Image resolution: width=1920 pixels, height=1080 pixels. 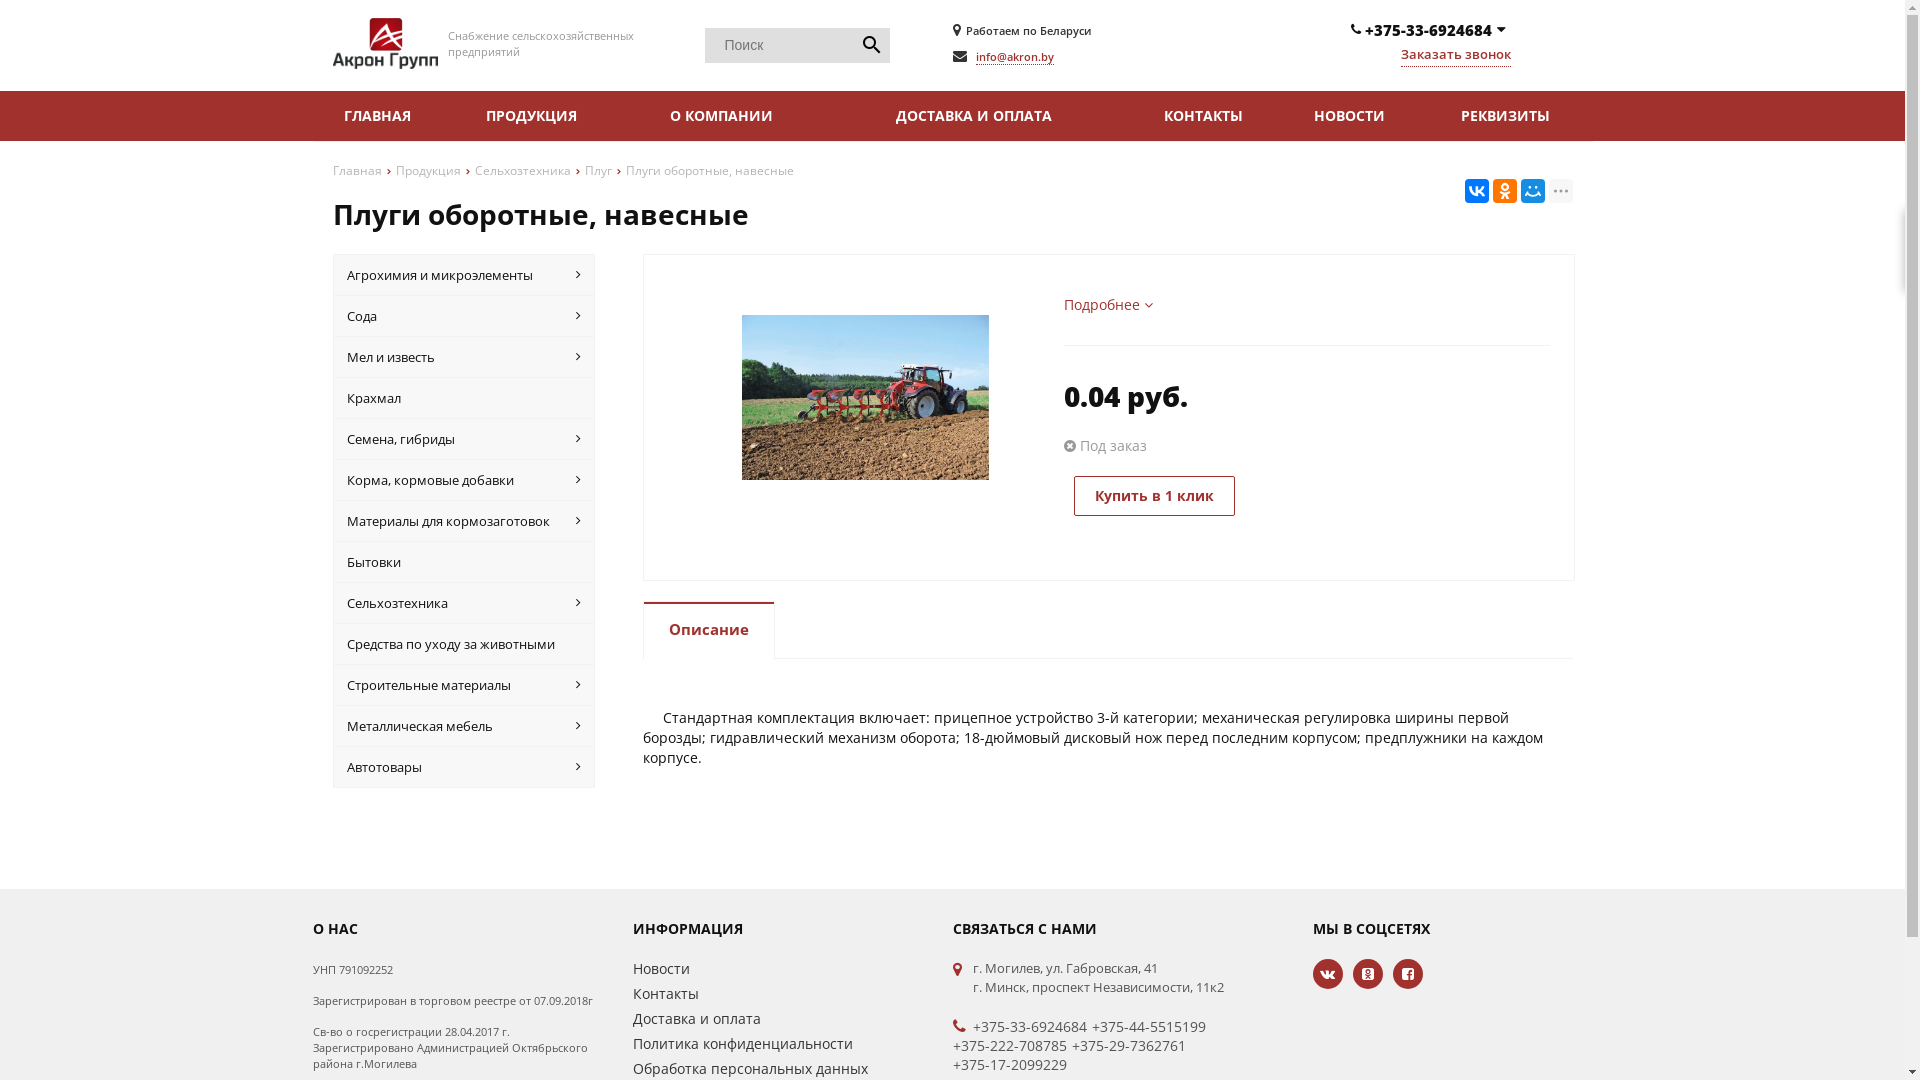 What do you see at coordinates (1090, 1026) in the screenshot?
I see `'+375-44-5515199'` at bounding box center [1090, 1026].